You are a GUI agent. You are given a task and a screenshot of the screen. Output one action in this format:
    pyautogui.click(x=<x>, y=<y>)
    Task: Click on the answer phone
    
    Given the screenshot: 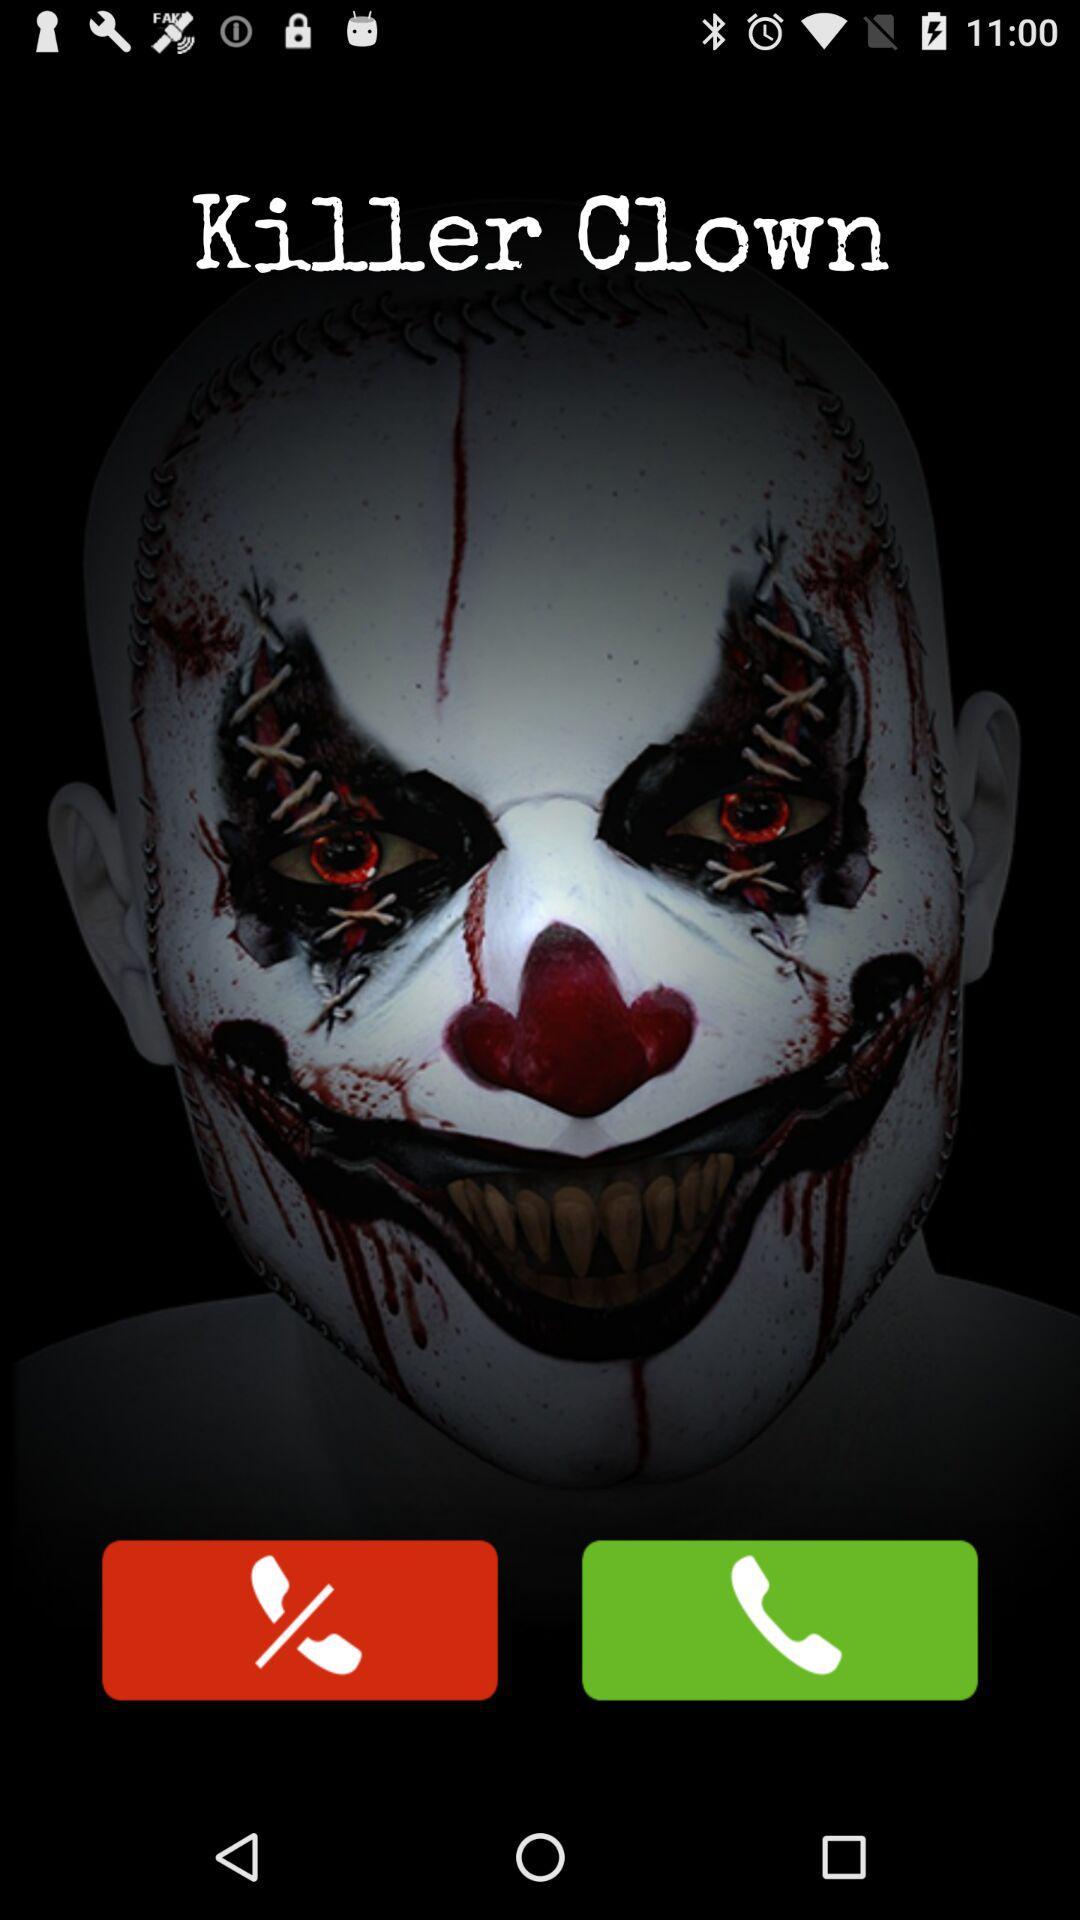 What is the action you would take?
    pyautogui.click(x=778, y=1620)
    